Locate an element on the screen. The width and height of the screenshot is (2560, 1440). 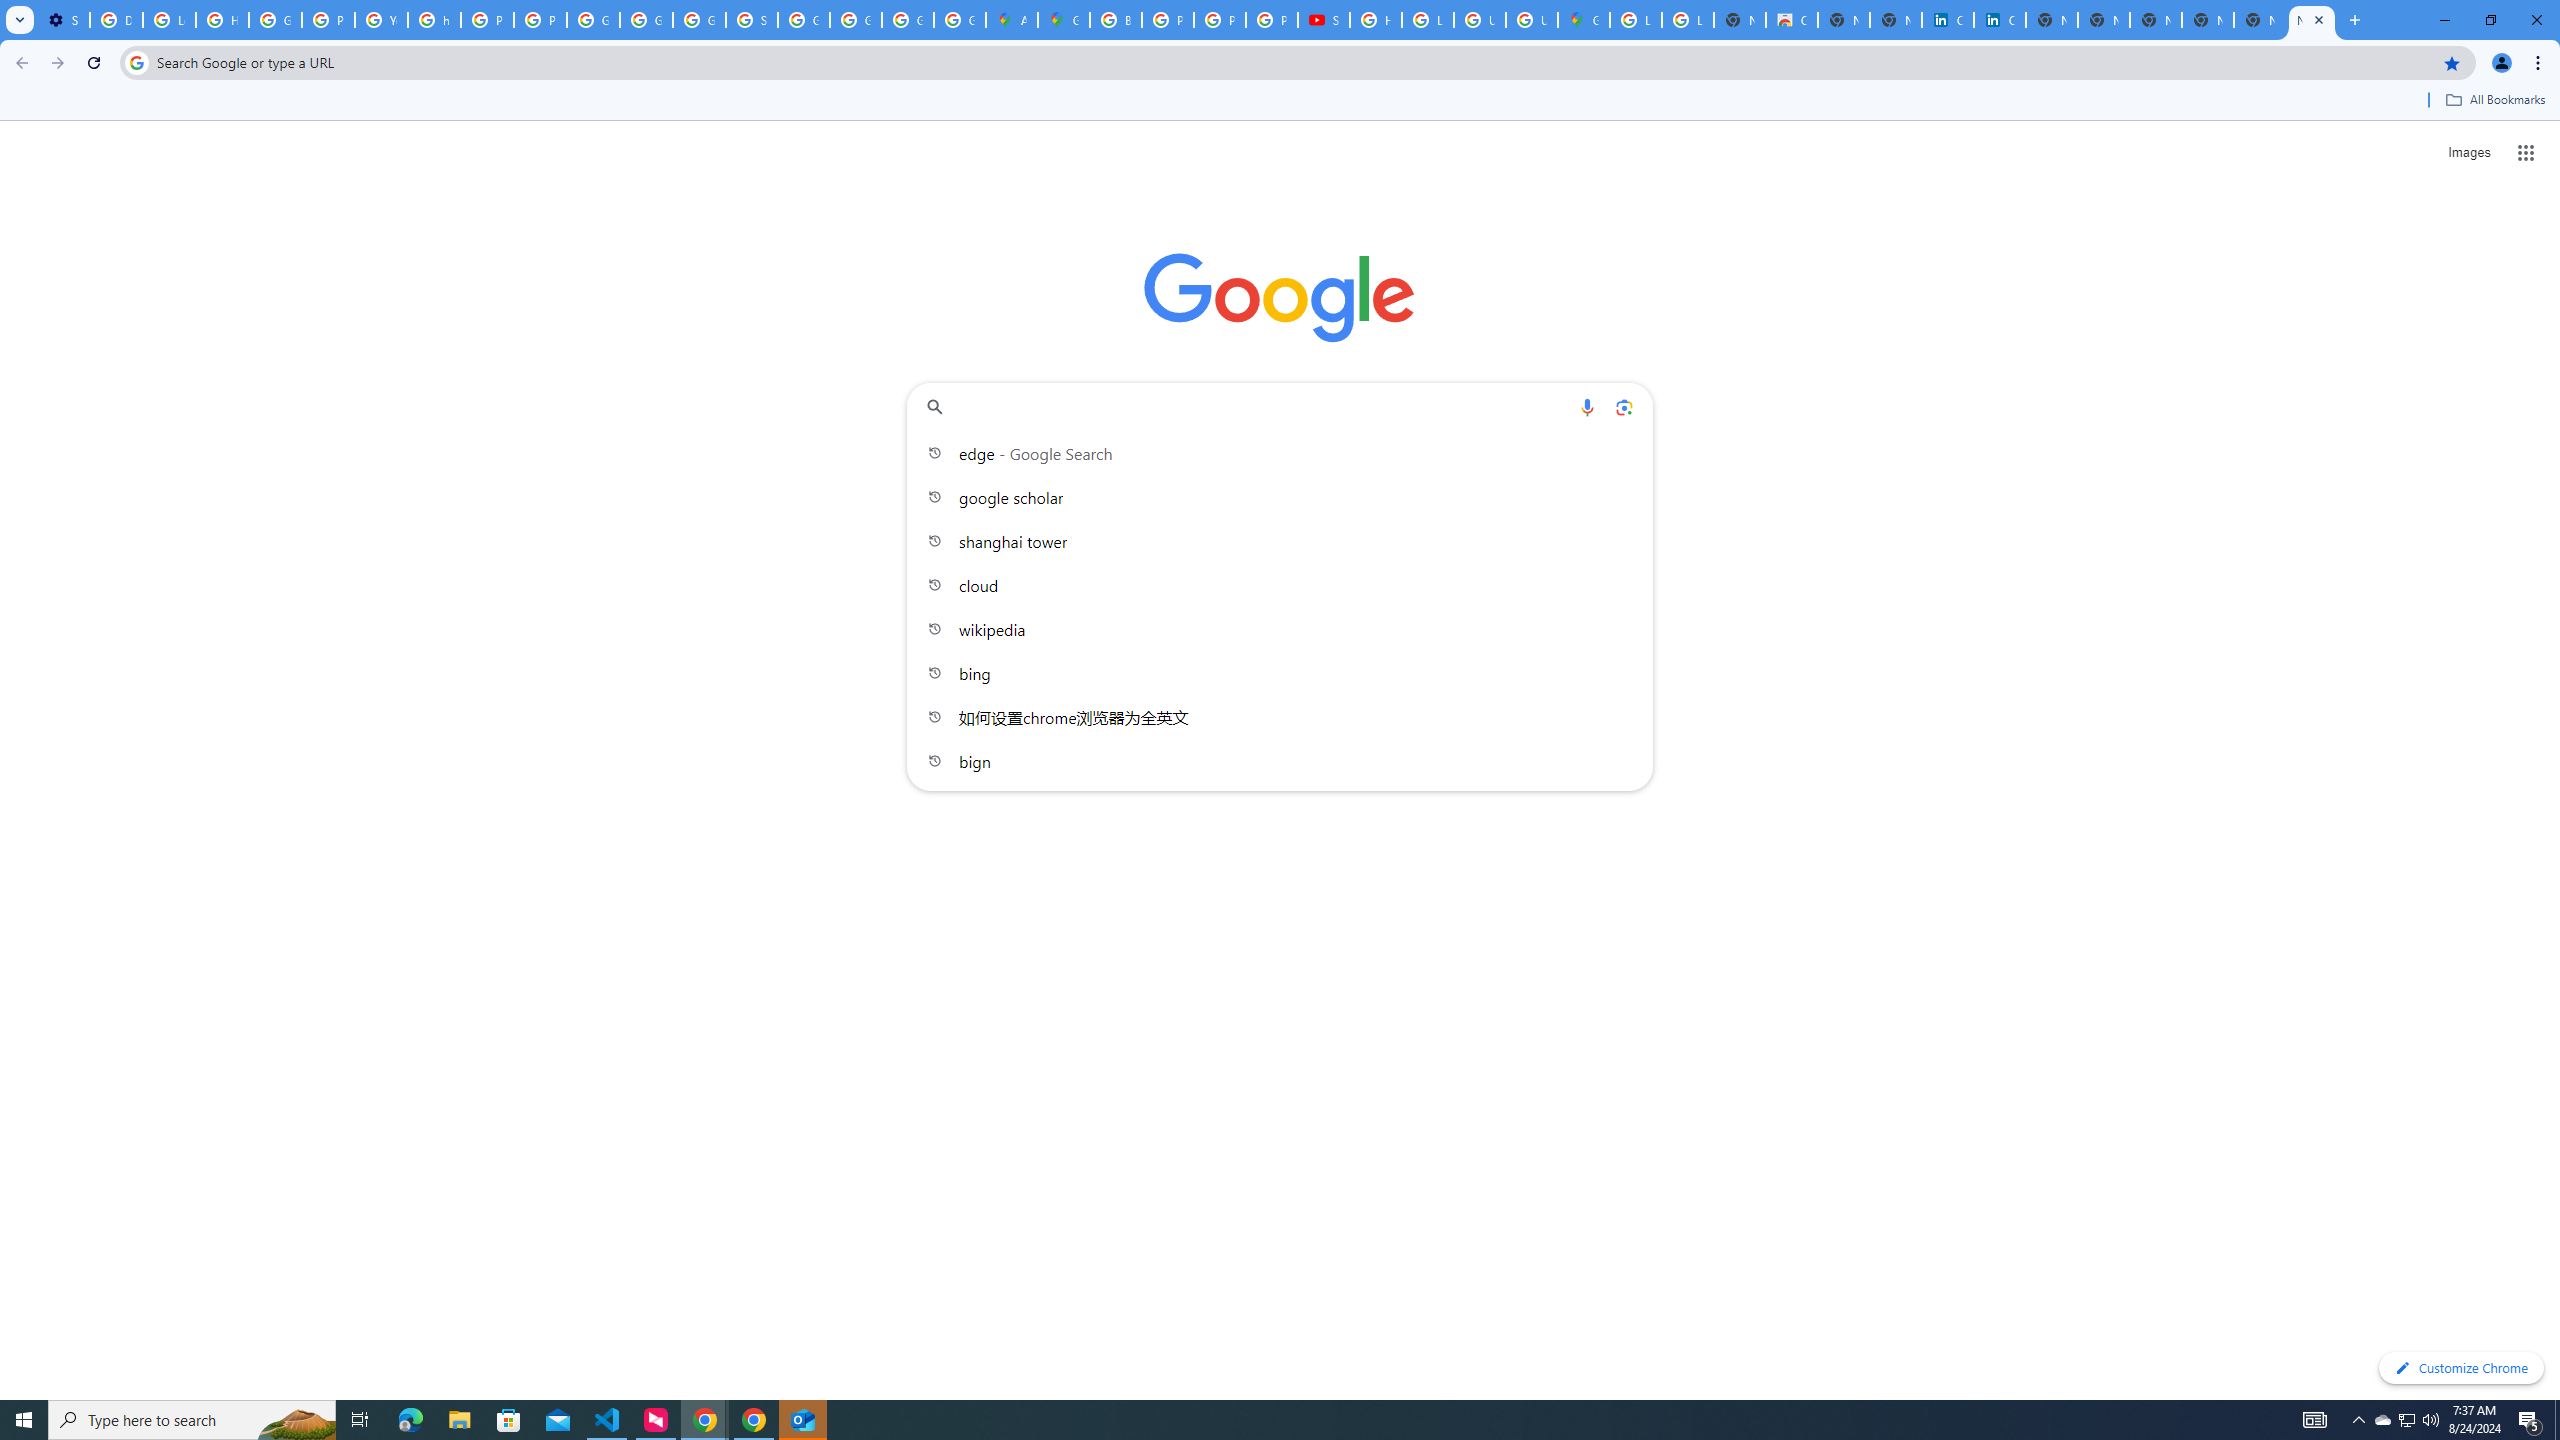
'YouTube' is located at coordinates (380, 19).